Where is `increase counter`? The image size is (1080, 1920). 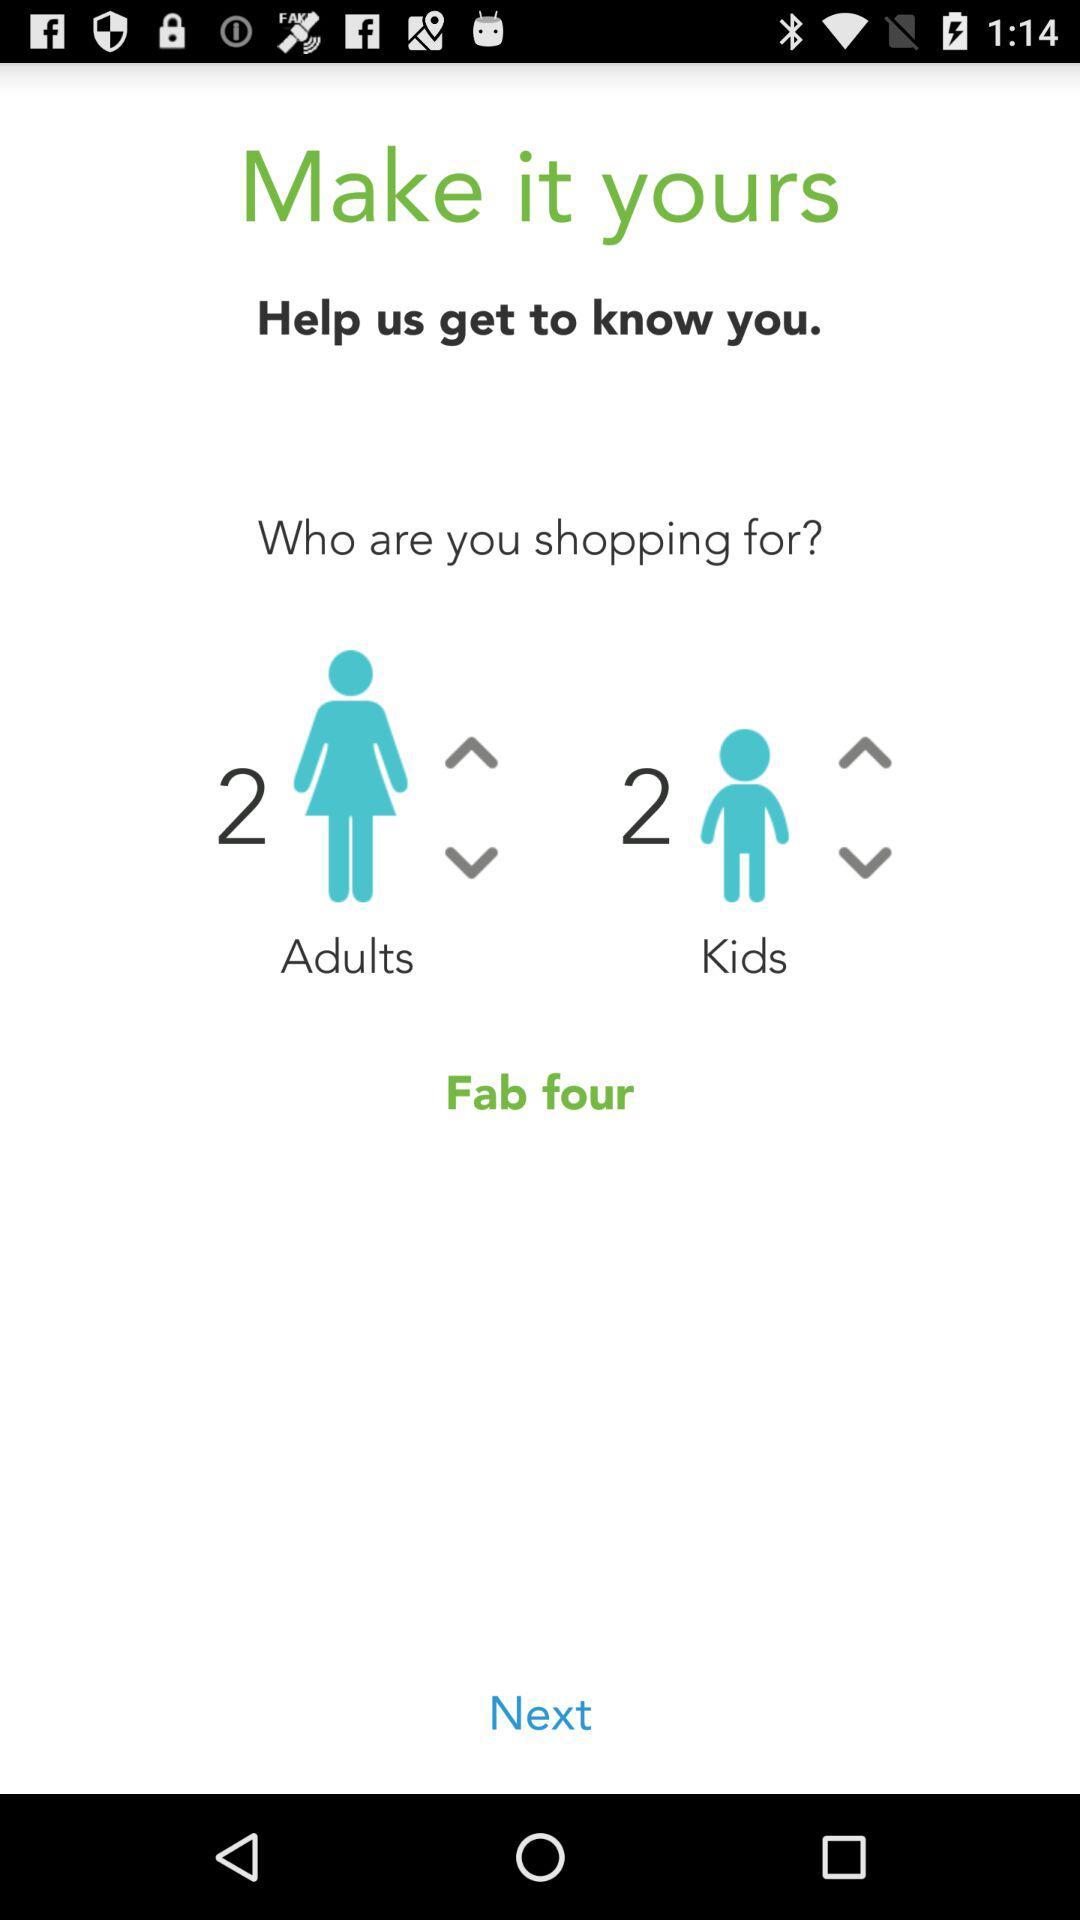
increase counter is located at coordinates (864, 751).